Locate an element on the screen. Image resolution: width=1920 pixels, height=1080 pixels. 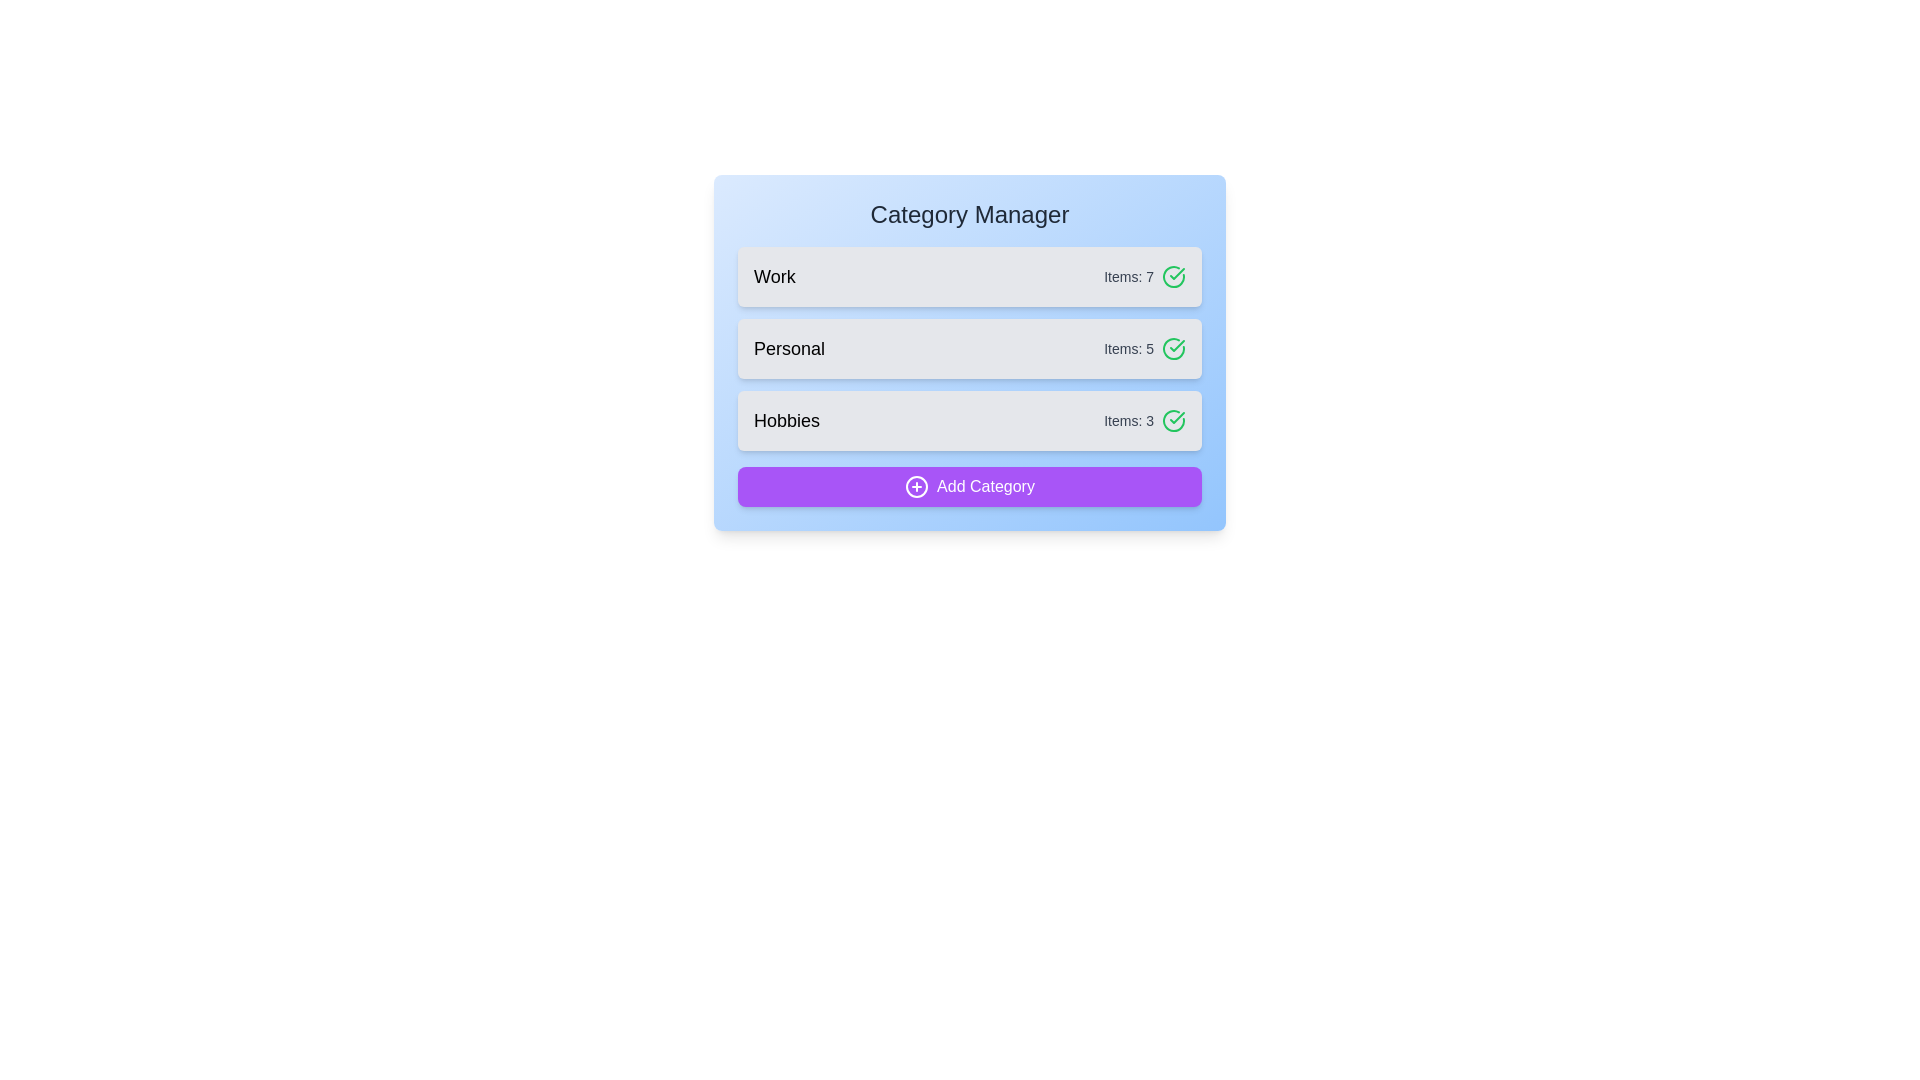
checkmark icon next to the Work category is located at coordinates (1174, 277).